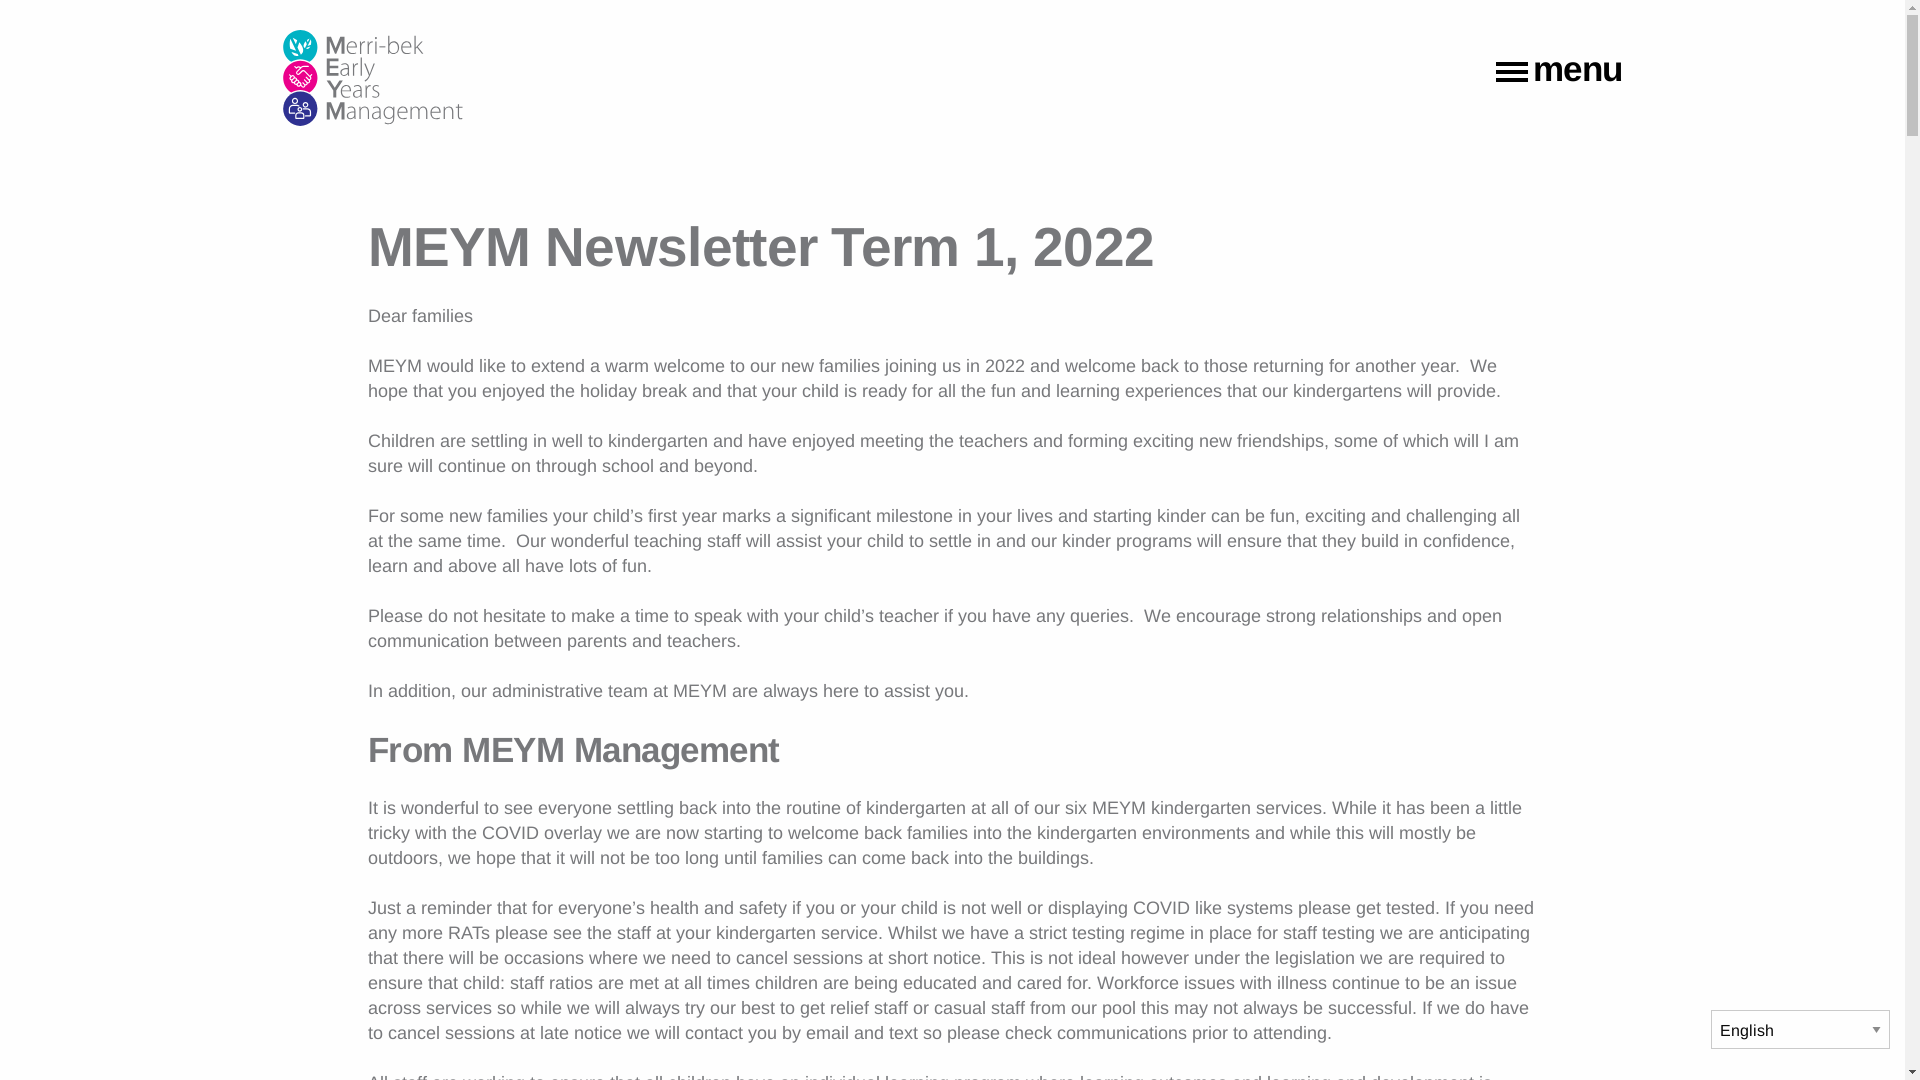 The image size is (1920, 1080). I want to click on 'menu', so click(1496, 72).